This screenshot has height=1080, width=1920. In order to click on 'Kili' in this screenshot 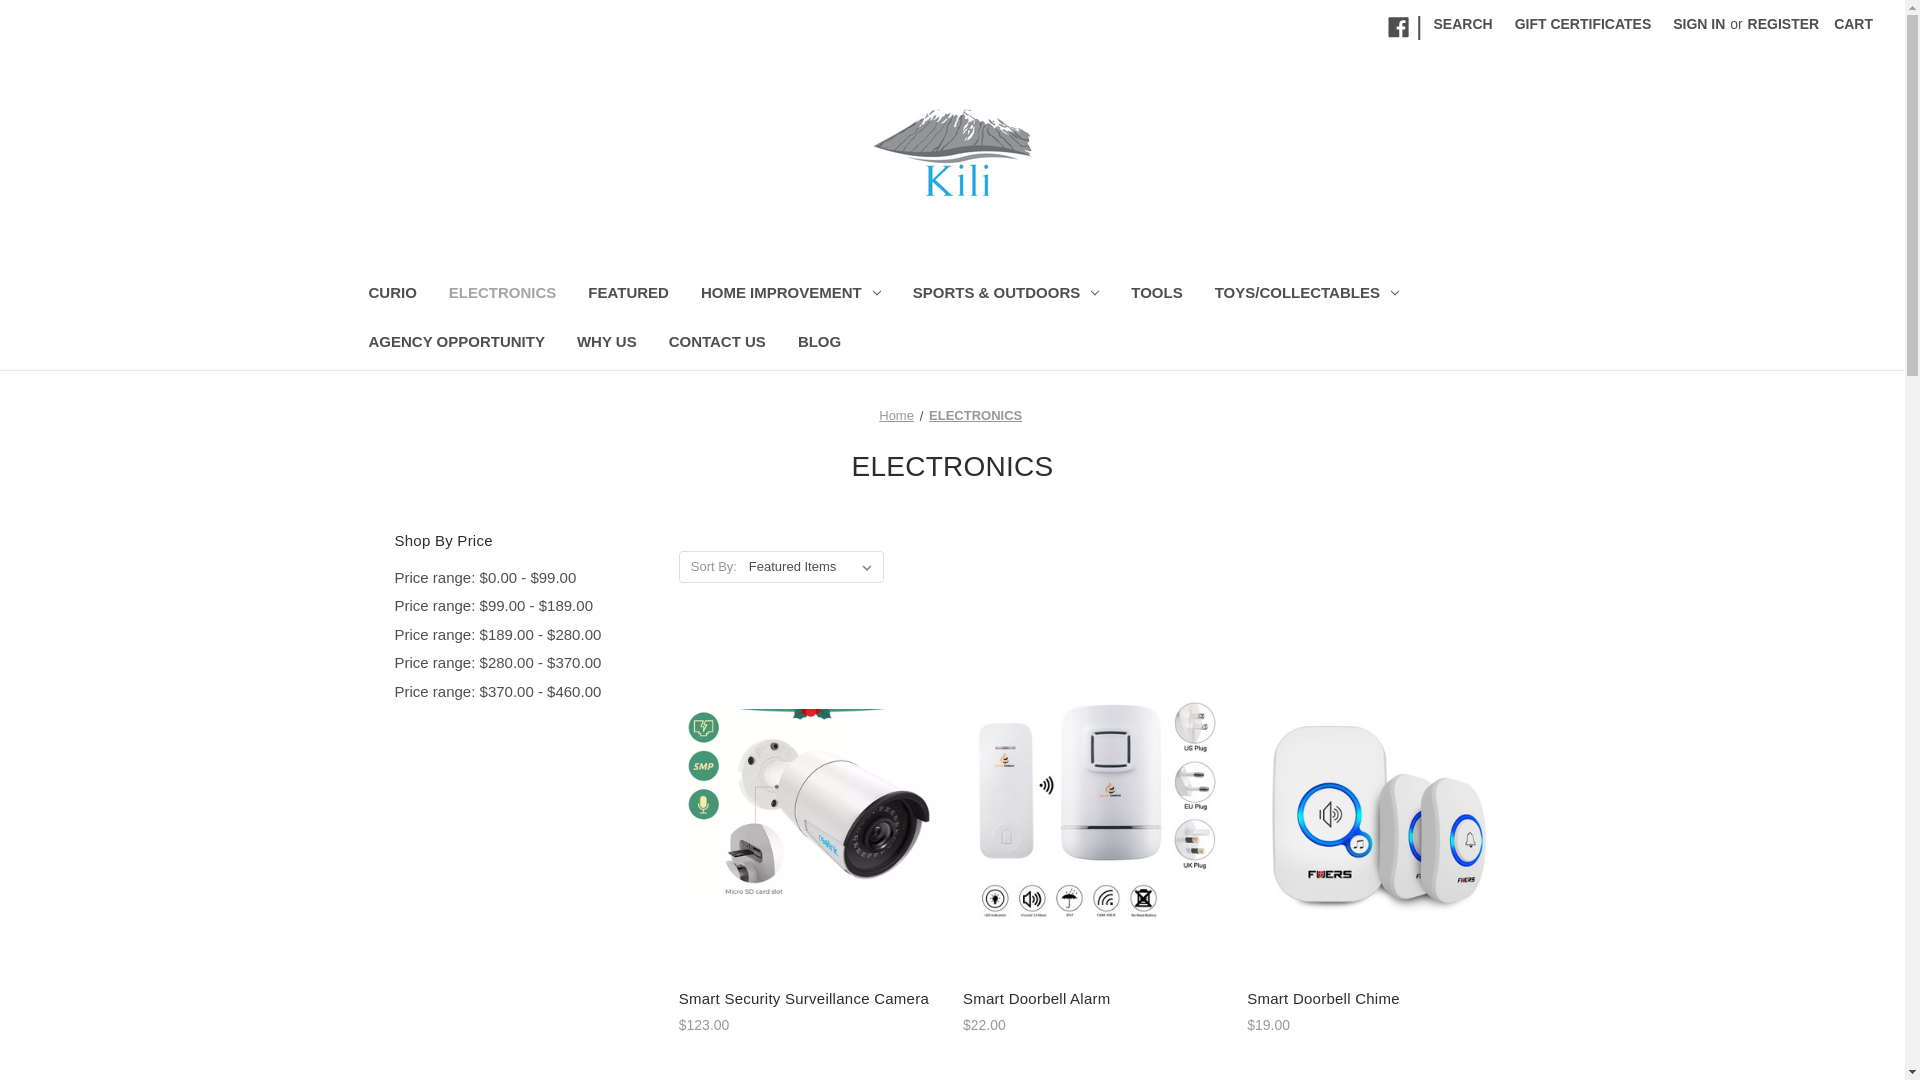, I will do `click(952, 157)`.